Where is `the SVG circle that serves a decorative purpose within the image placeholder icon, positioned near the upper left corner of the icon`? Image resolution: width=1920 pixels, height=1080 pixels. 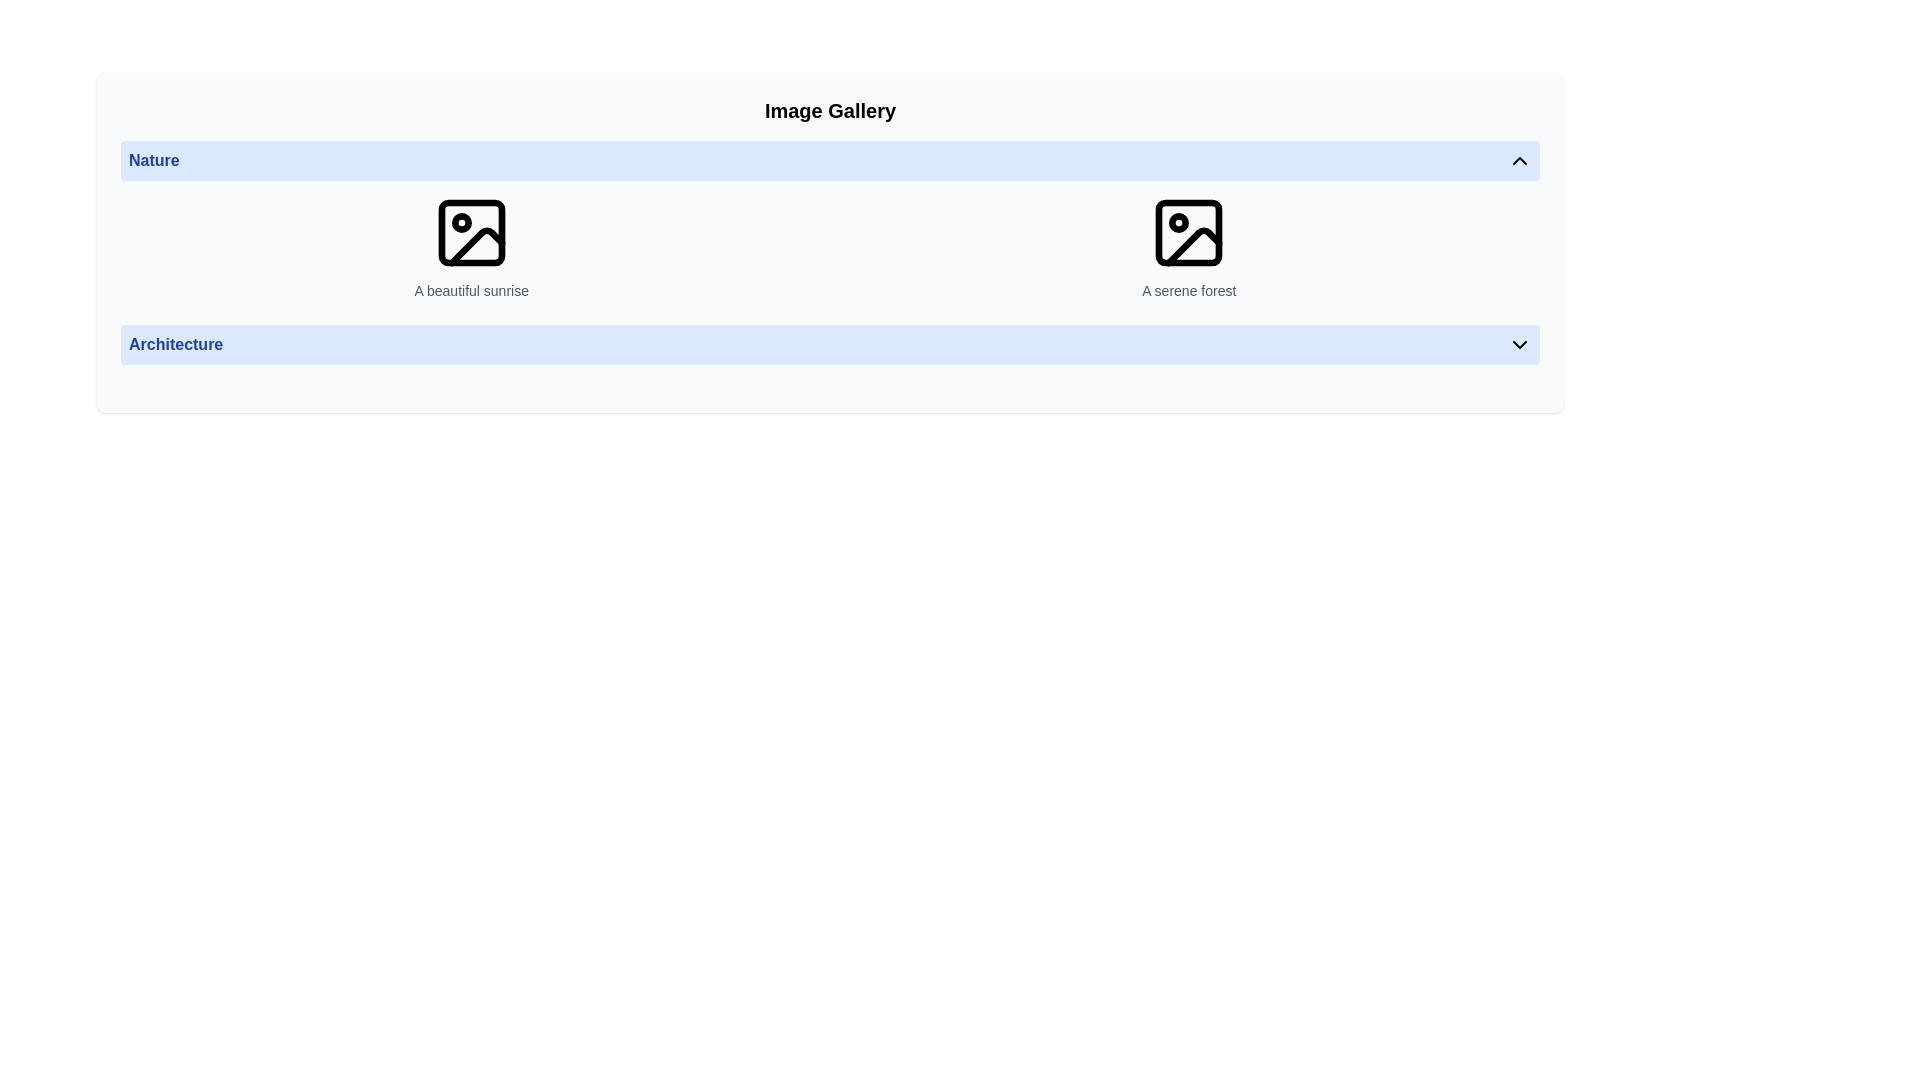
the SVG circle that serves a decorative purpose within the image placeholder icon, positioned near the upper left corner of the icon is located at coordinates (460, 223).